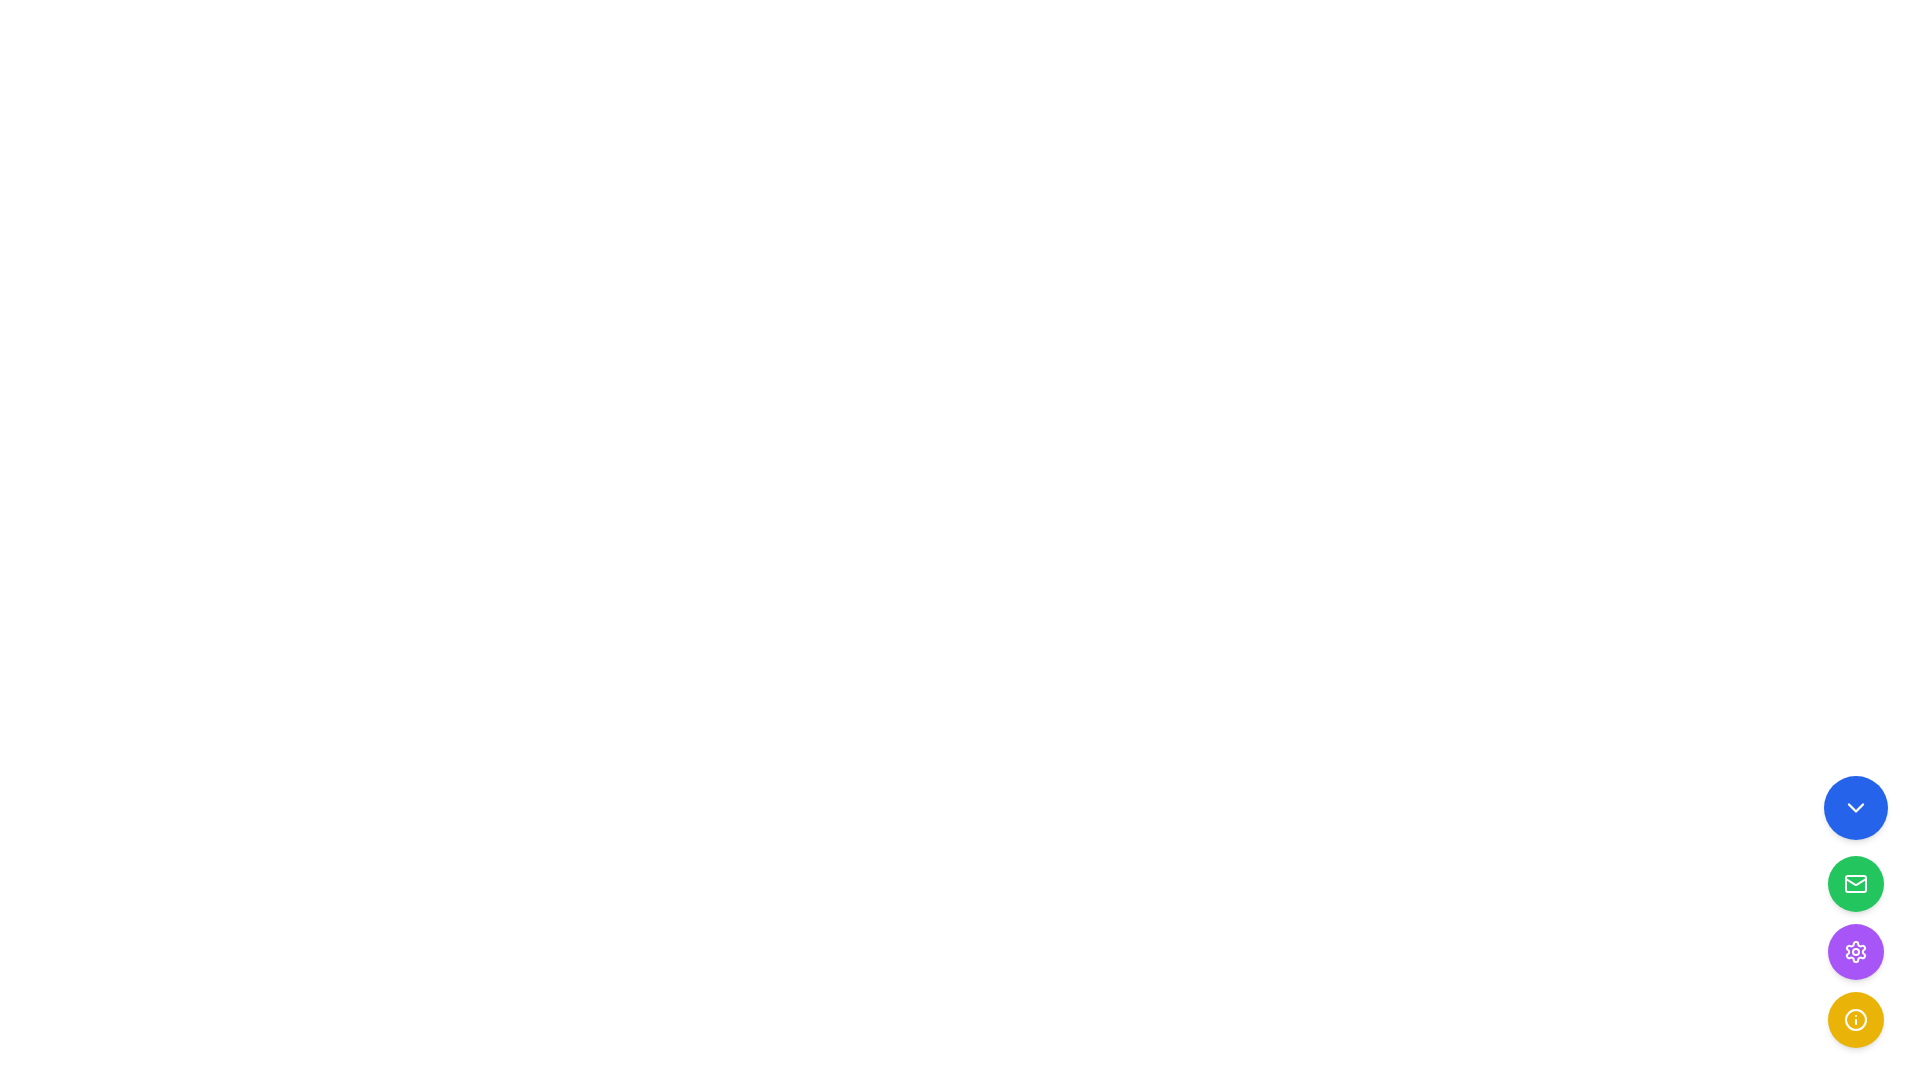 The height and width of the screenshot is (1080, 1920). I want to click on the green circular Icon Button with an envelope icon, so click(1855, 882).